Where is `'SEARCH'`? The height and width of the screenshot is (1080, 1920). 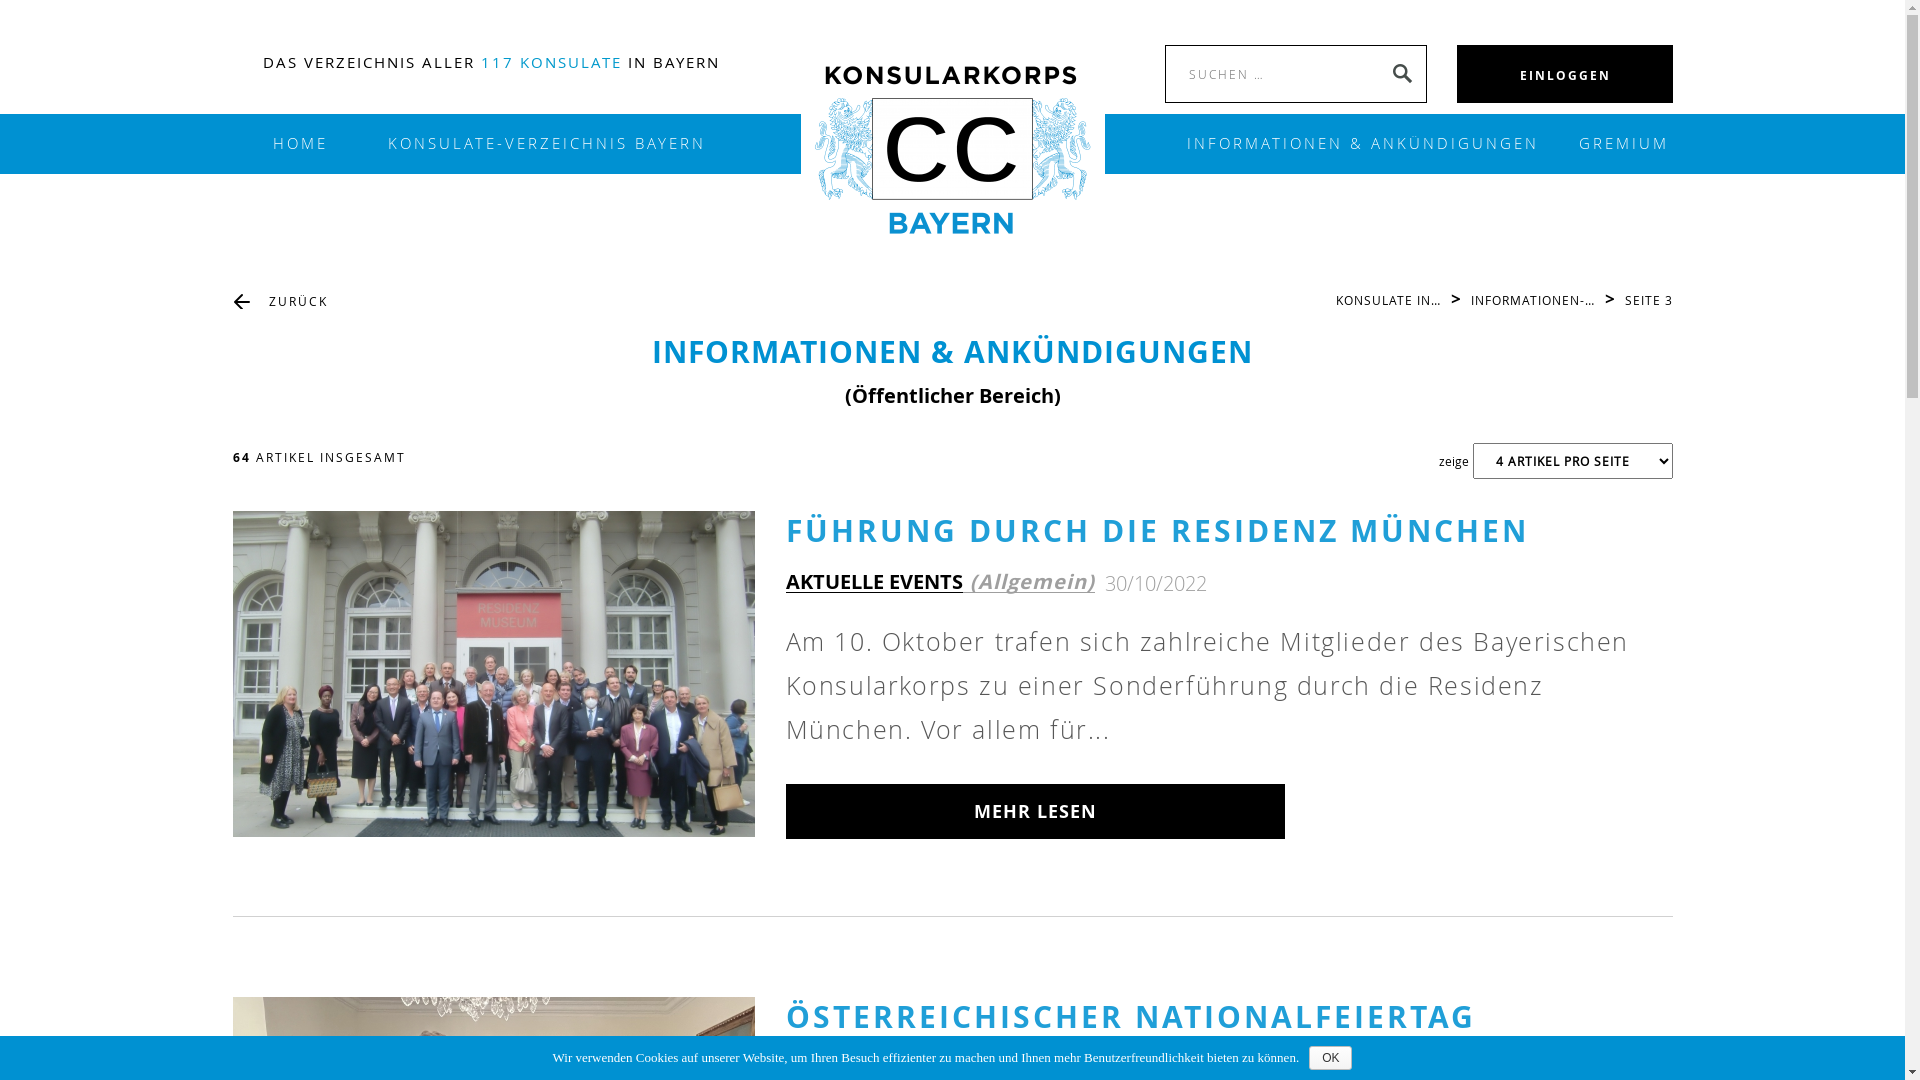
'SEARCH' is located at coordinates (1400, 72).